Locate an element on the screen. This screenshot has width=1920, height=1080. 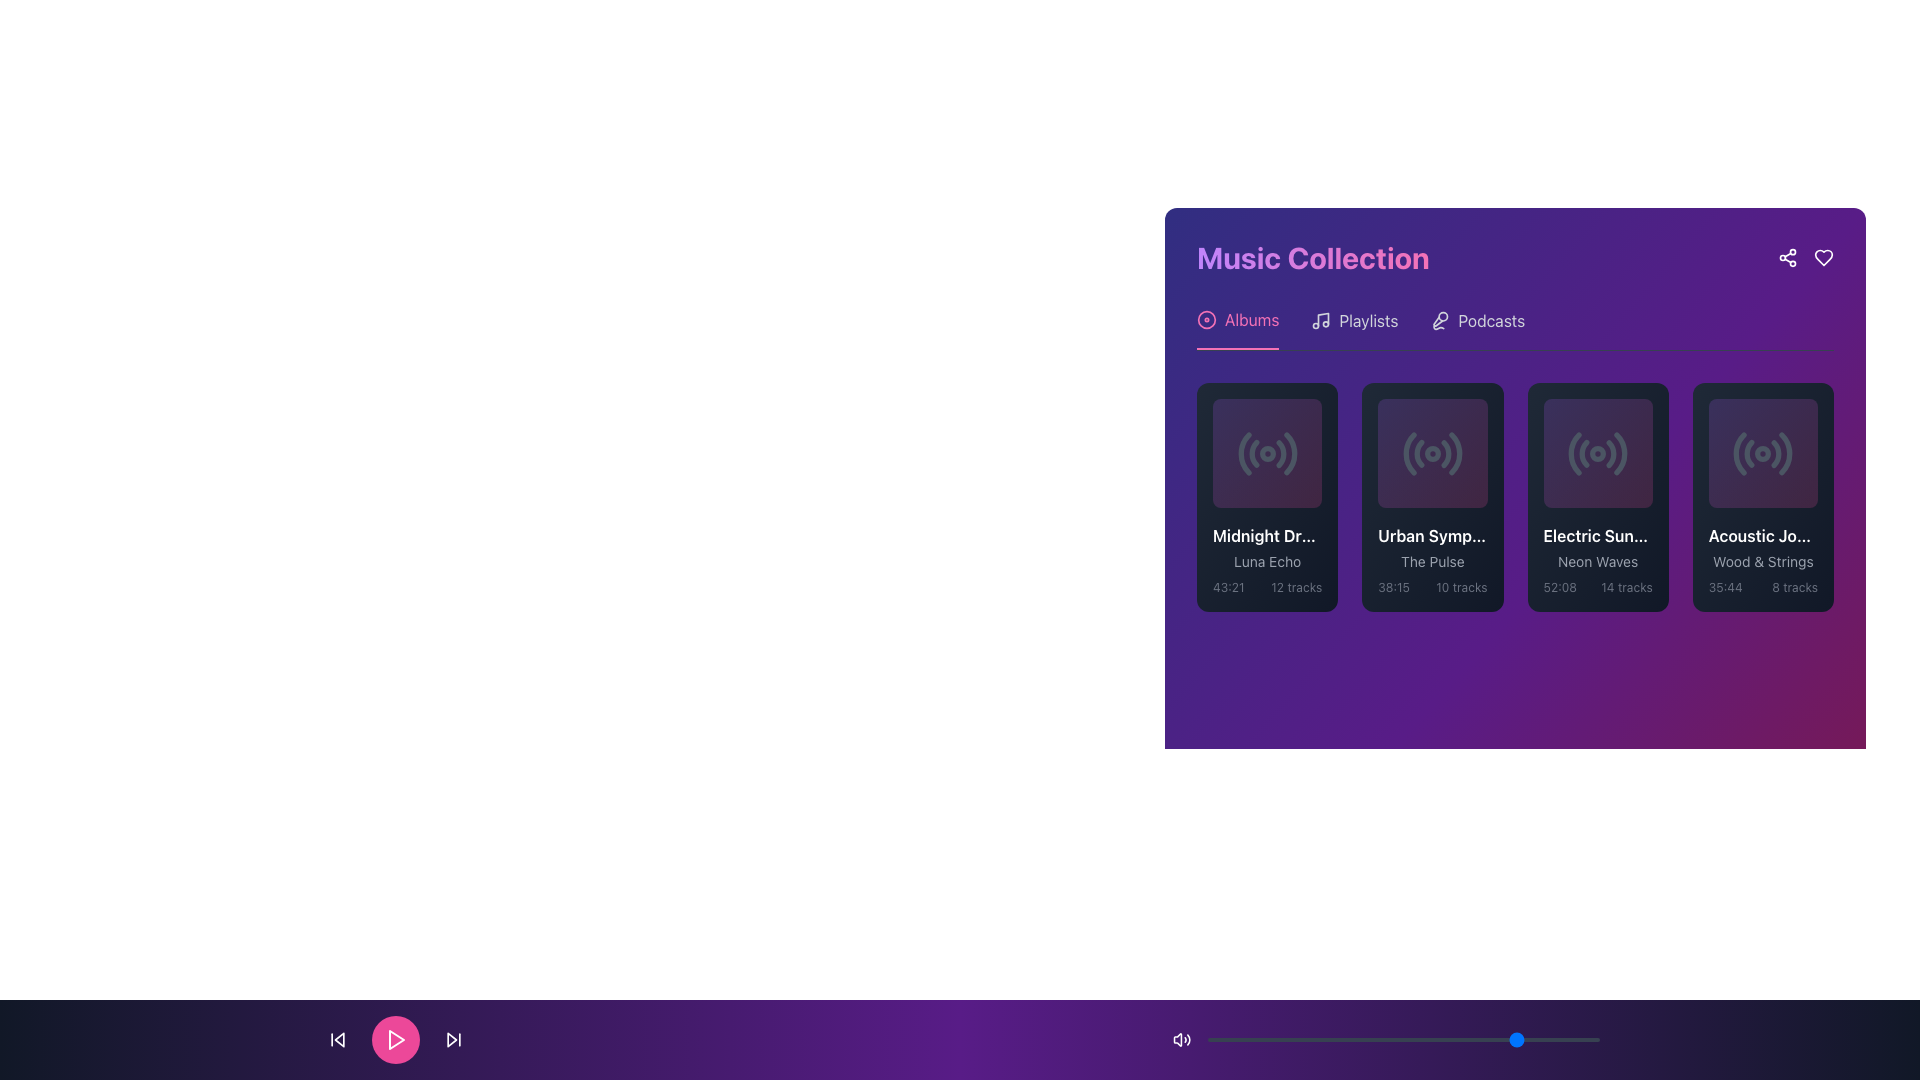
the backward skip button located at the bottom-left corner of the media control bar to skip to the previous track is located at coordinates (337, 1039).